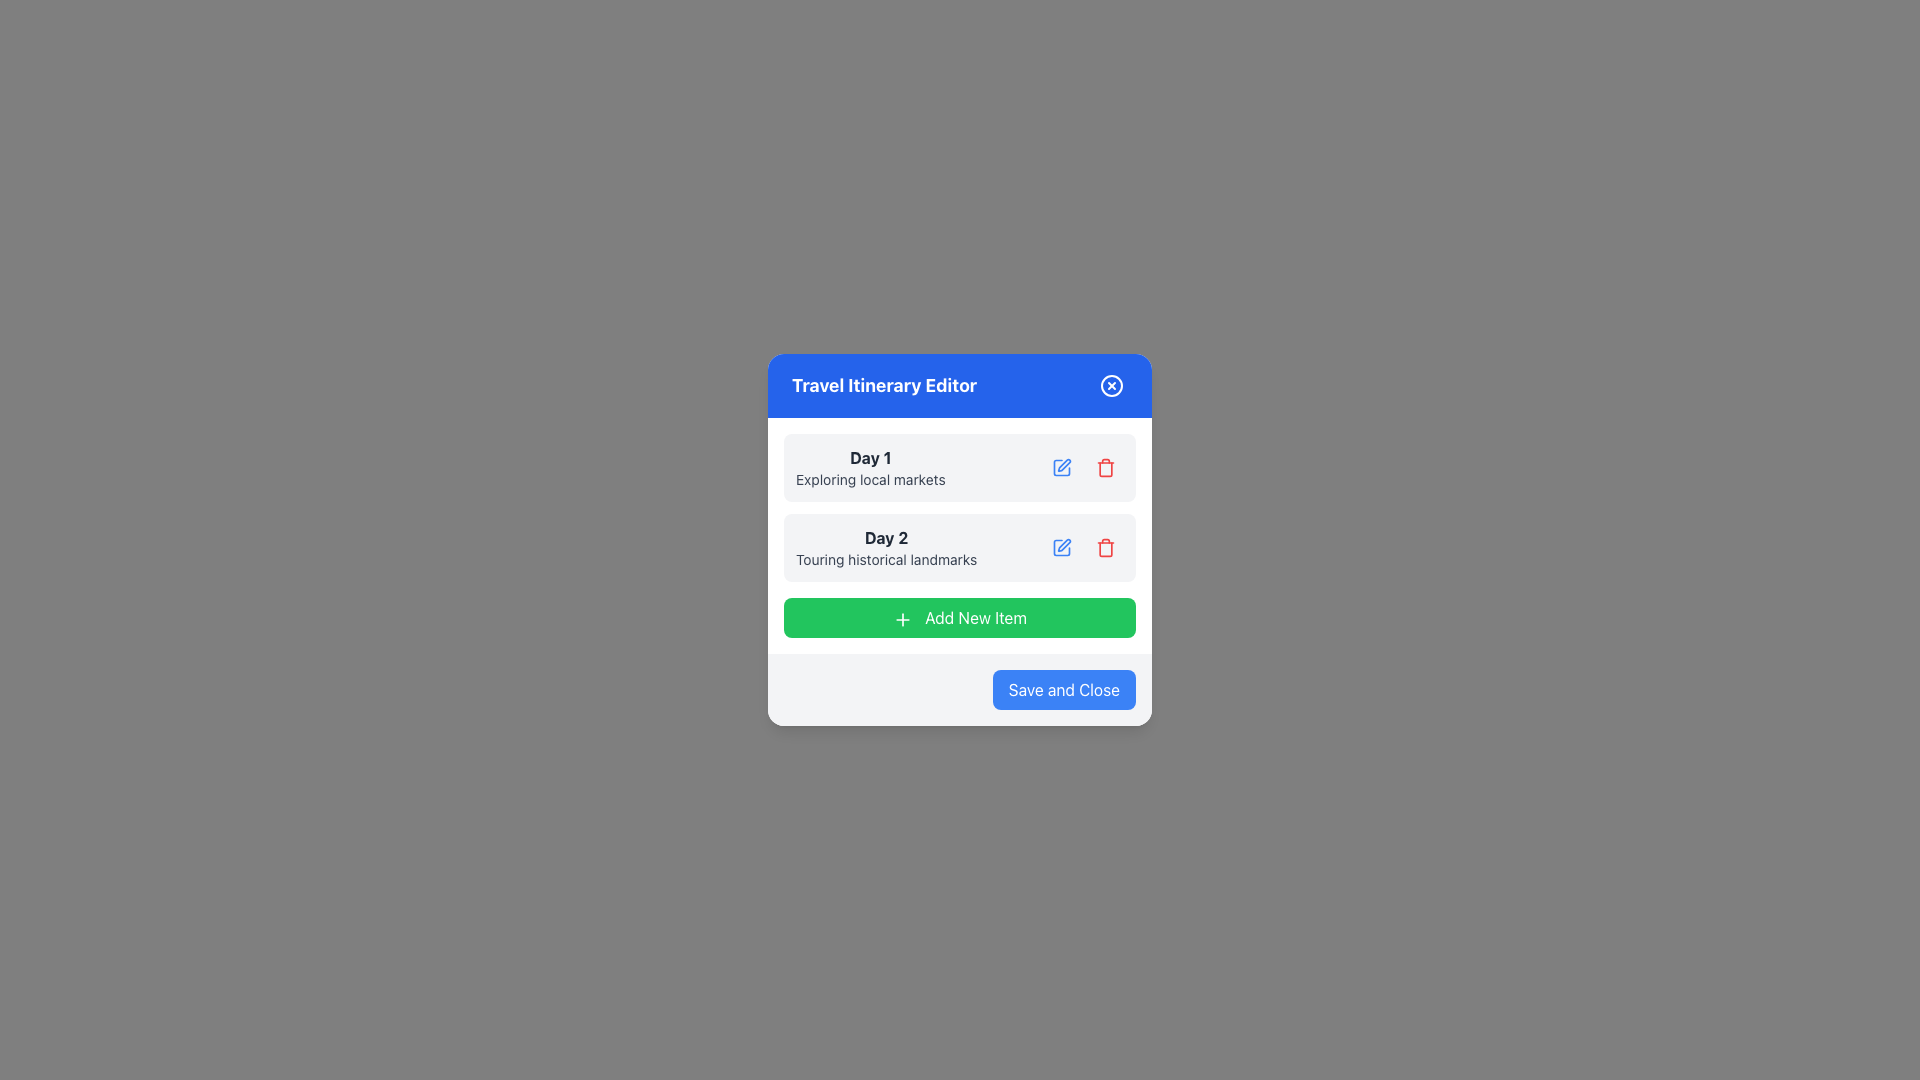  What do you see at coordinates (960, 616) in the screenshot?
I see `the 'Add New Item' button with a green background and white text located at the bottom of the 'Travel Itinerary Editor' panel` at bounding box center [960, 616].